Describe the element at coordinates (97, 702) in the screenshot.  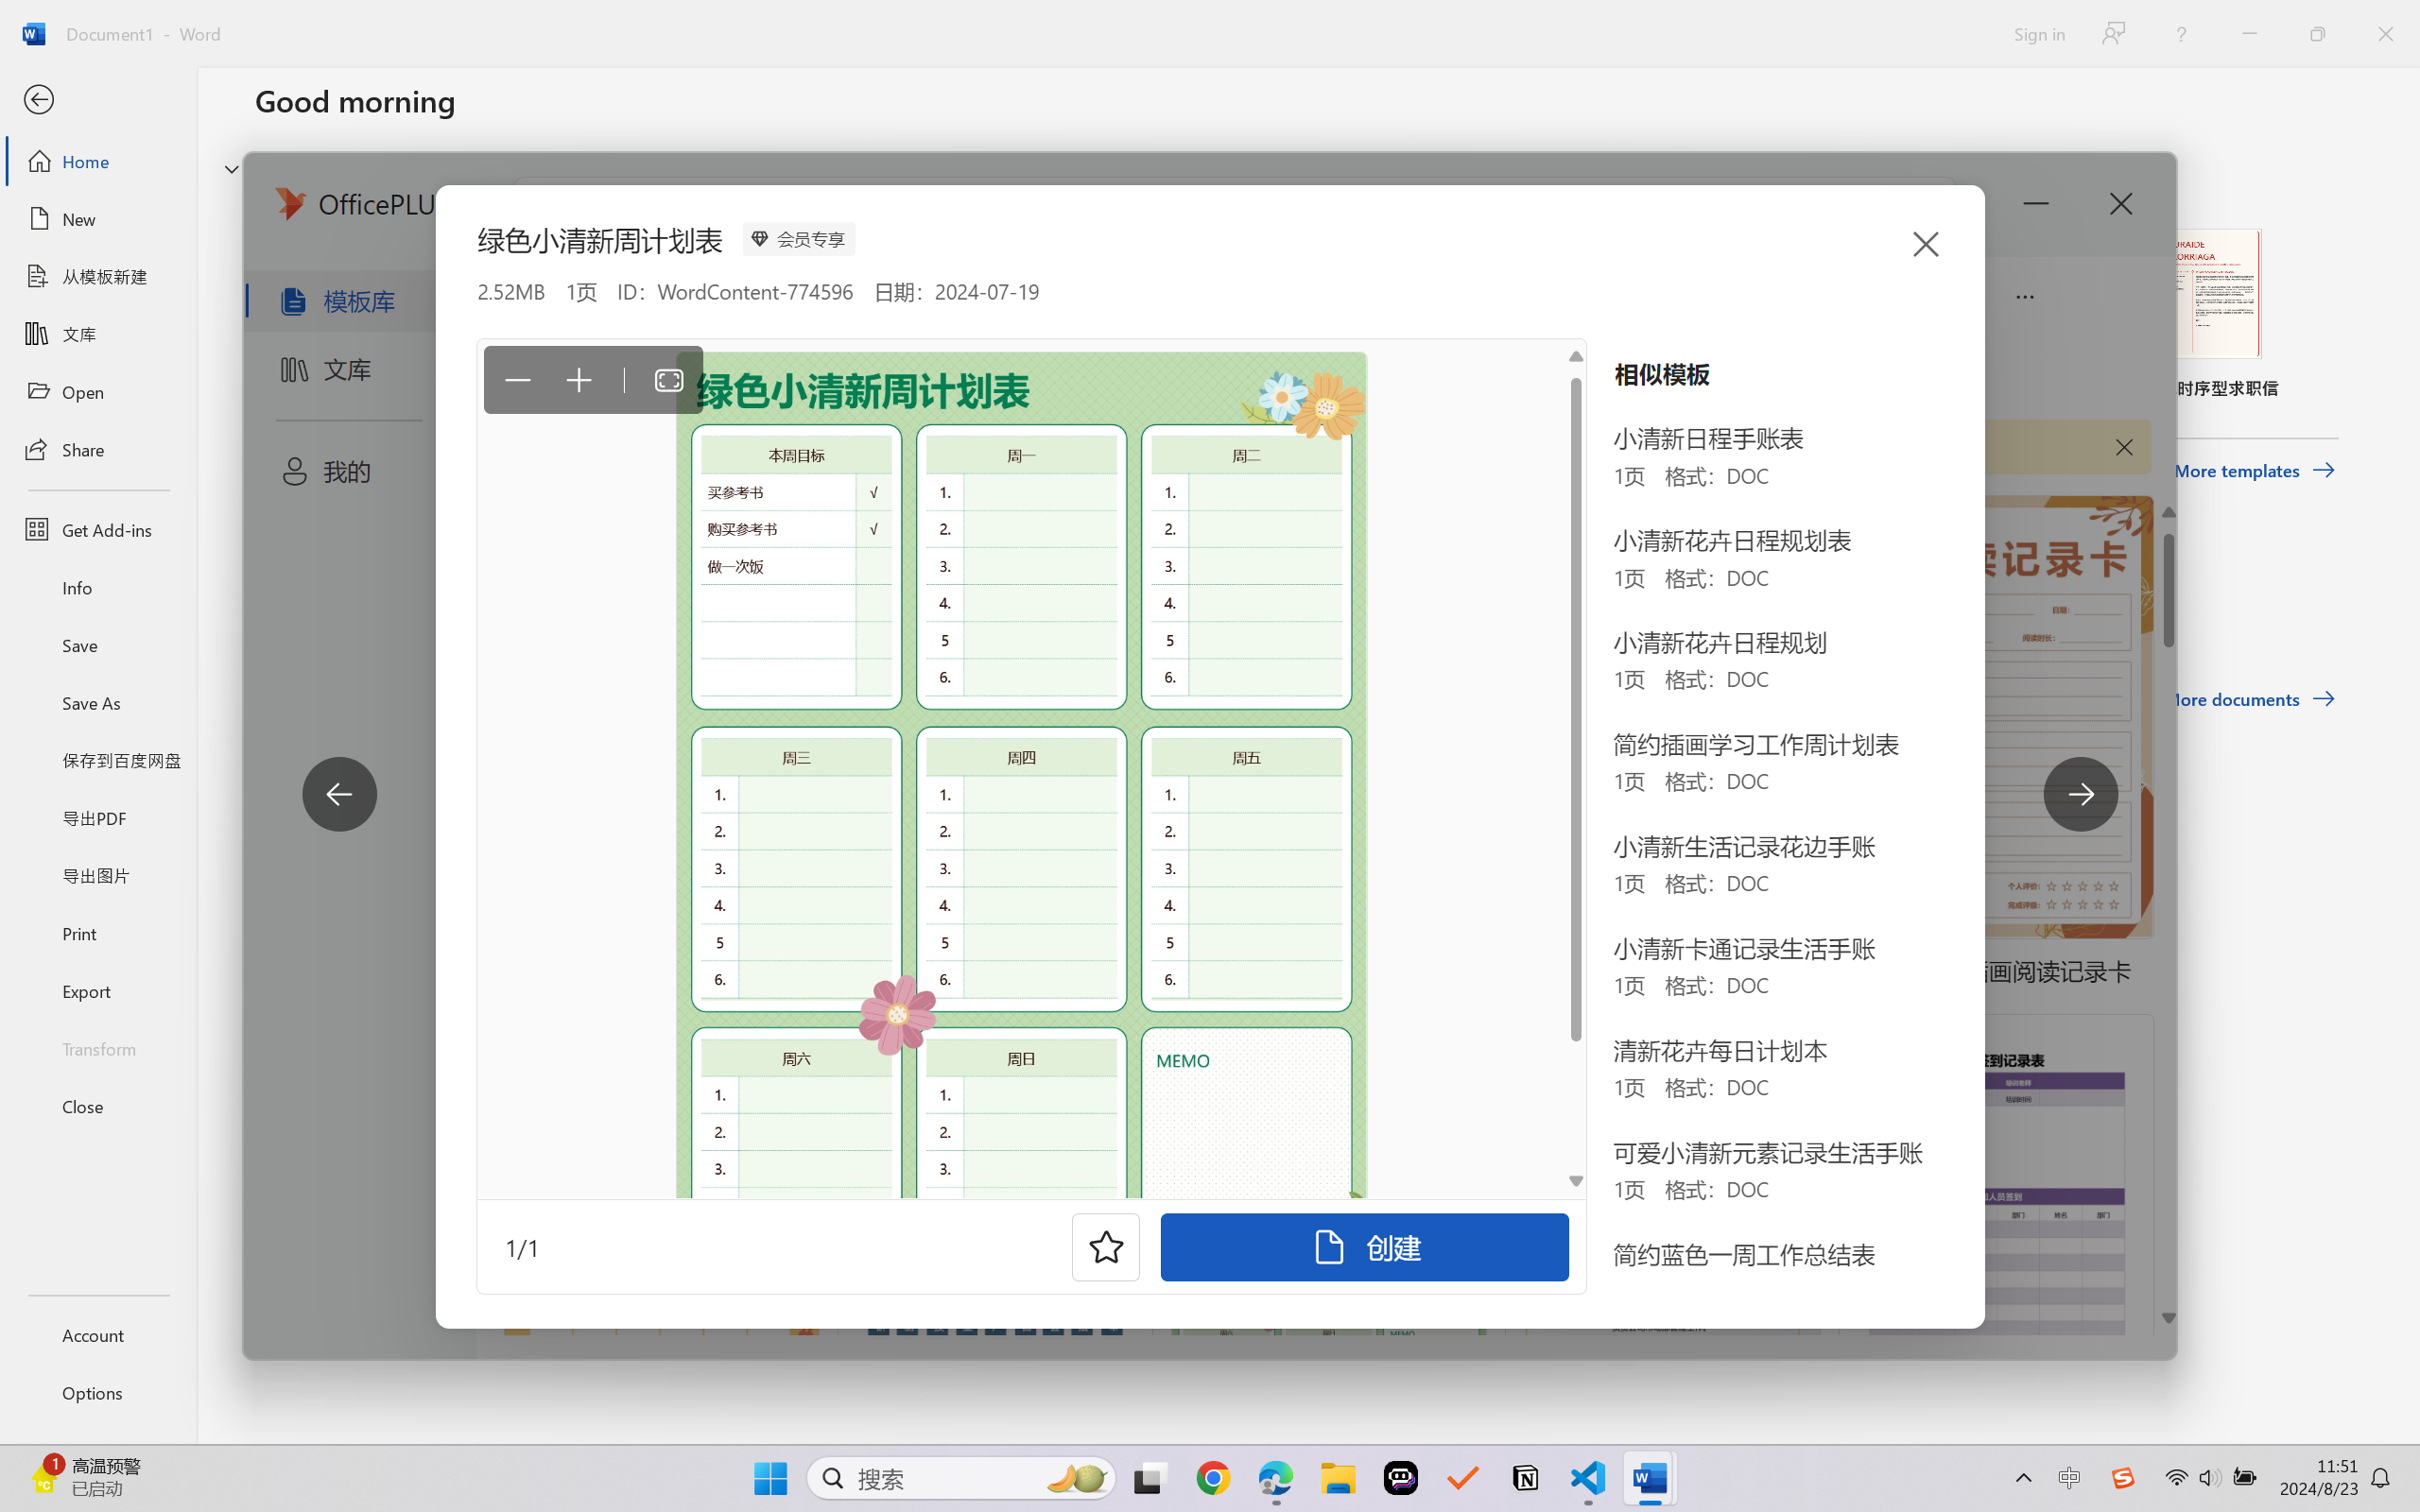
I see `'Save As'` at that location.